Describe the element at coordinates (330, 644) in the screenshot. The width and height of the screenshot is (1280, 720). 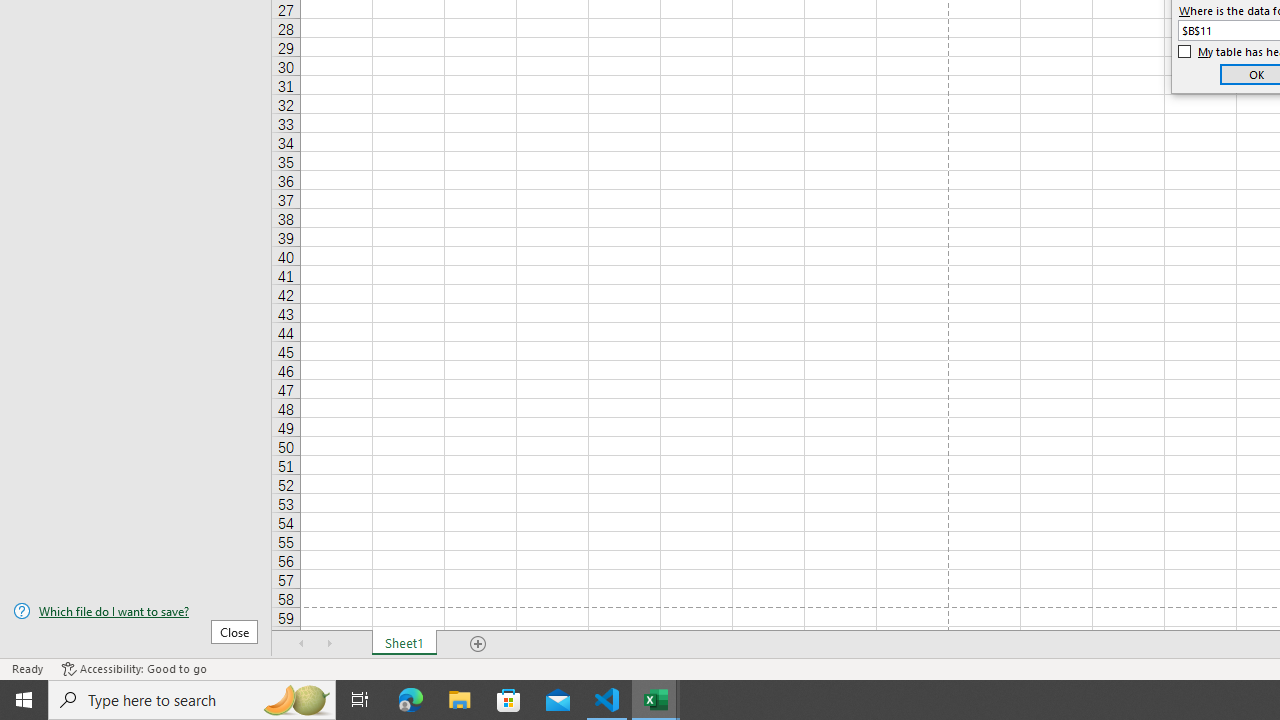
I see `'Scroll Right'` at that location.